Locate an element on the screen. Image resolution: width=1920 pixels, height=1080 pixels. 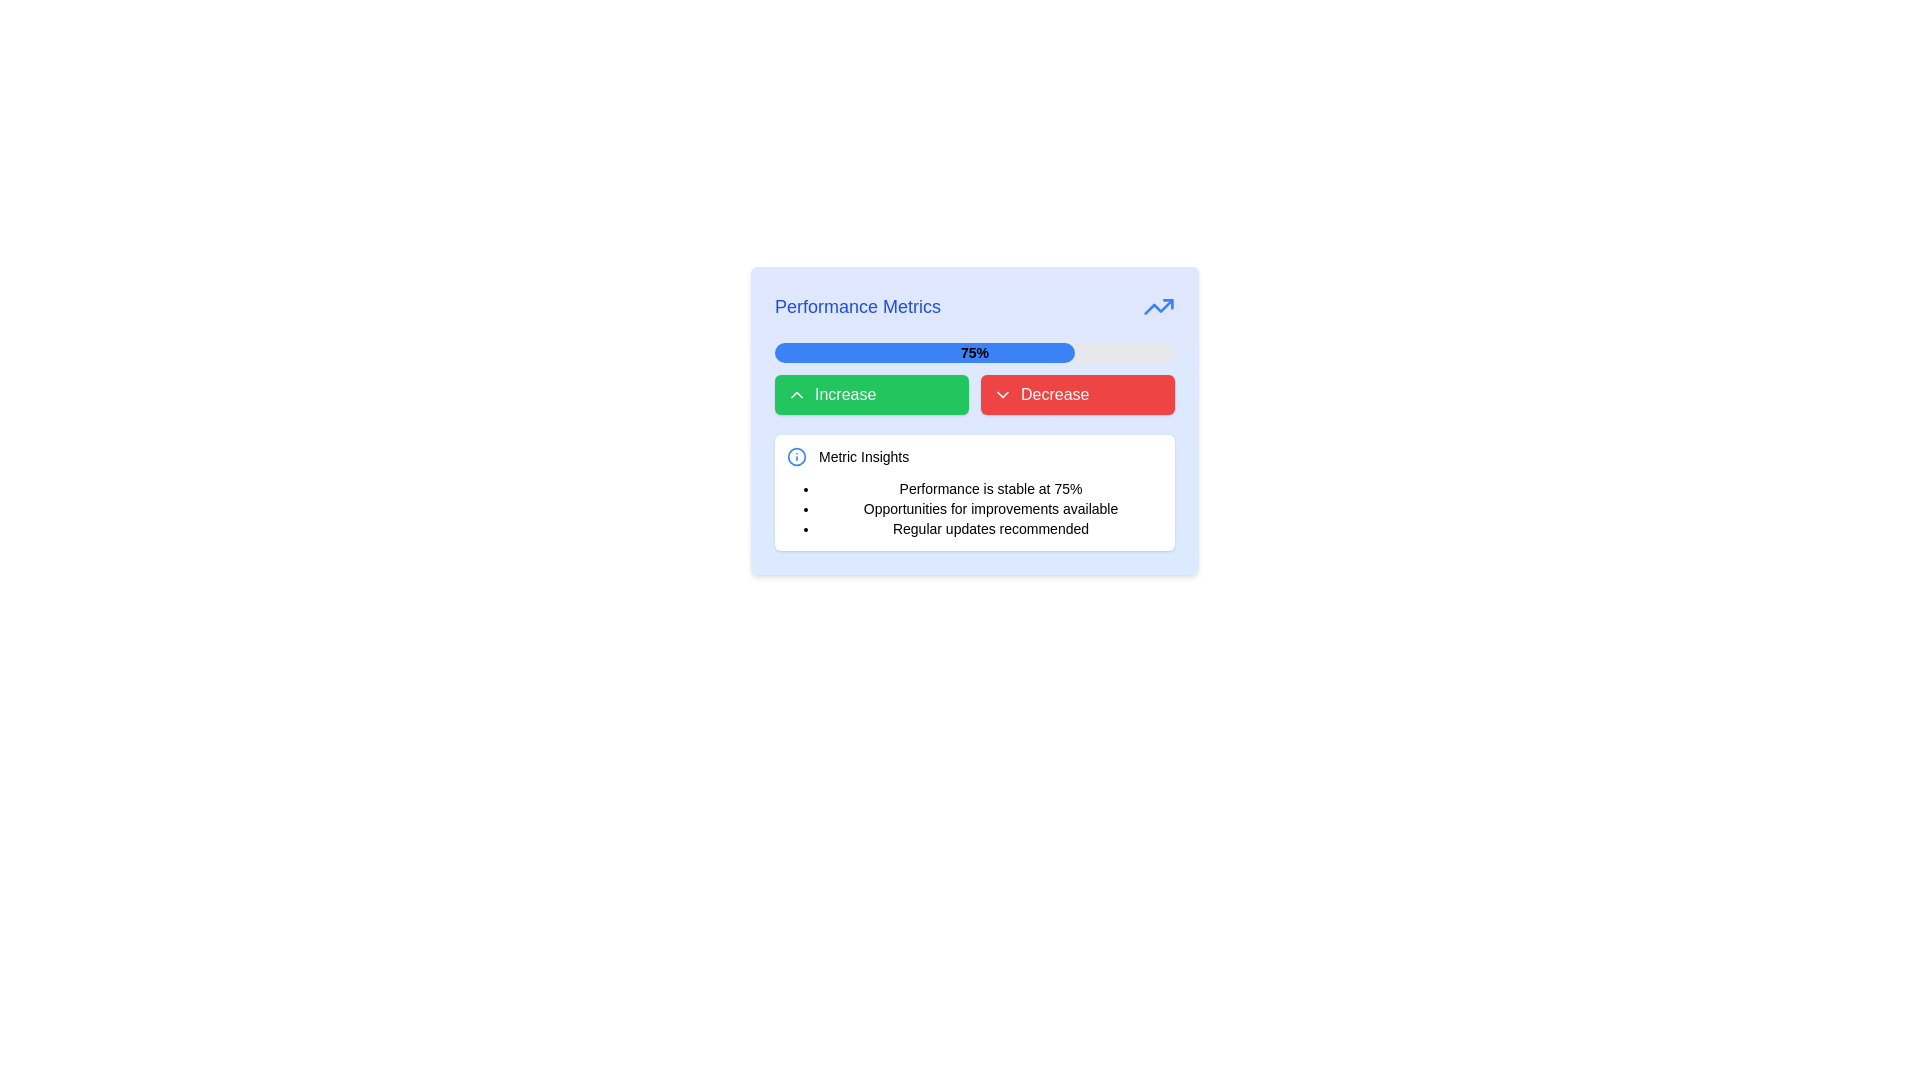
the upward trending arrow SVG icon with a blue stroke located on the right side of the 'Performance Metrics' section header is located at coordinates (1158, 307).